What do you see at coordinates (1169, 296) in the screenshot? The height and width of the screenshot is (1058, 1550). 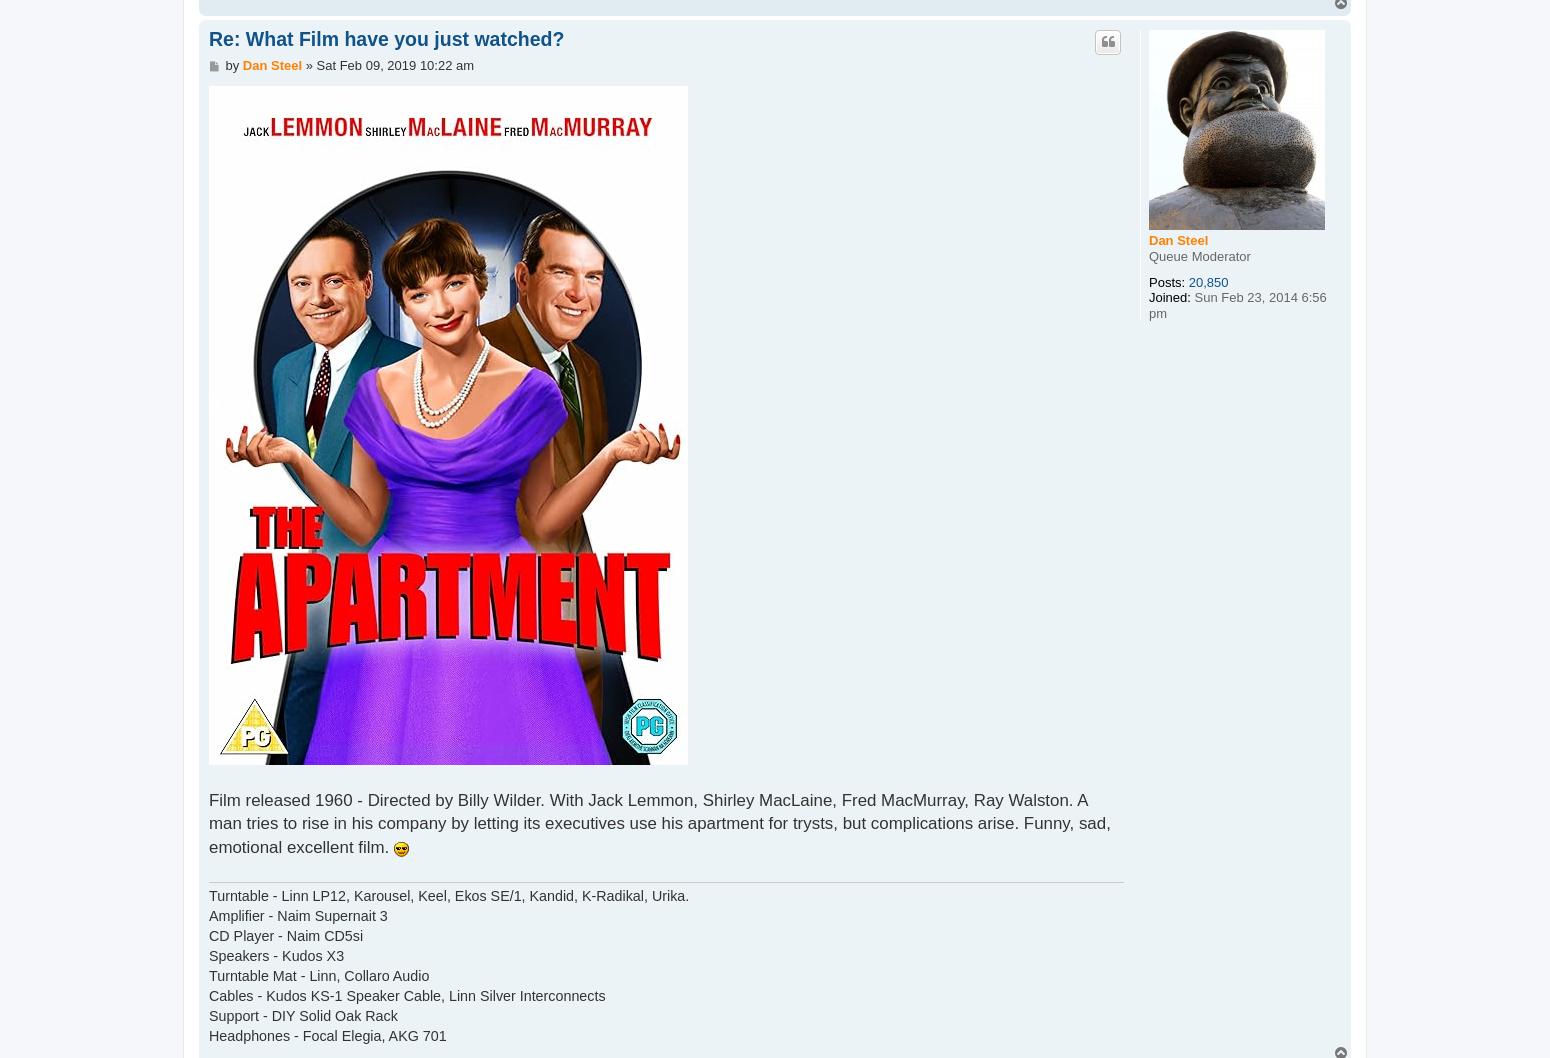 I see `'Joined:'` at bounding box center [1169, 296].